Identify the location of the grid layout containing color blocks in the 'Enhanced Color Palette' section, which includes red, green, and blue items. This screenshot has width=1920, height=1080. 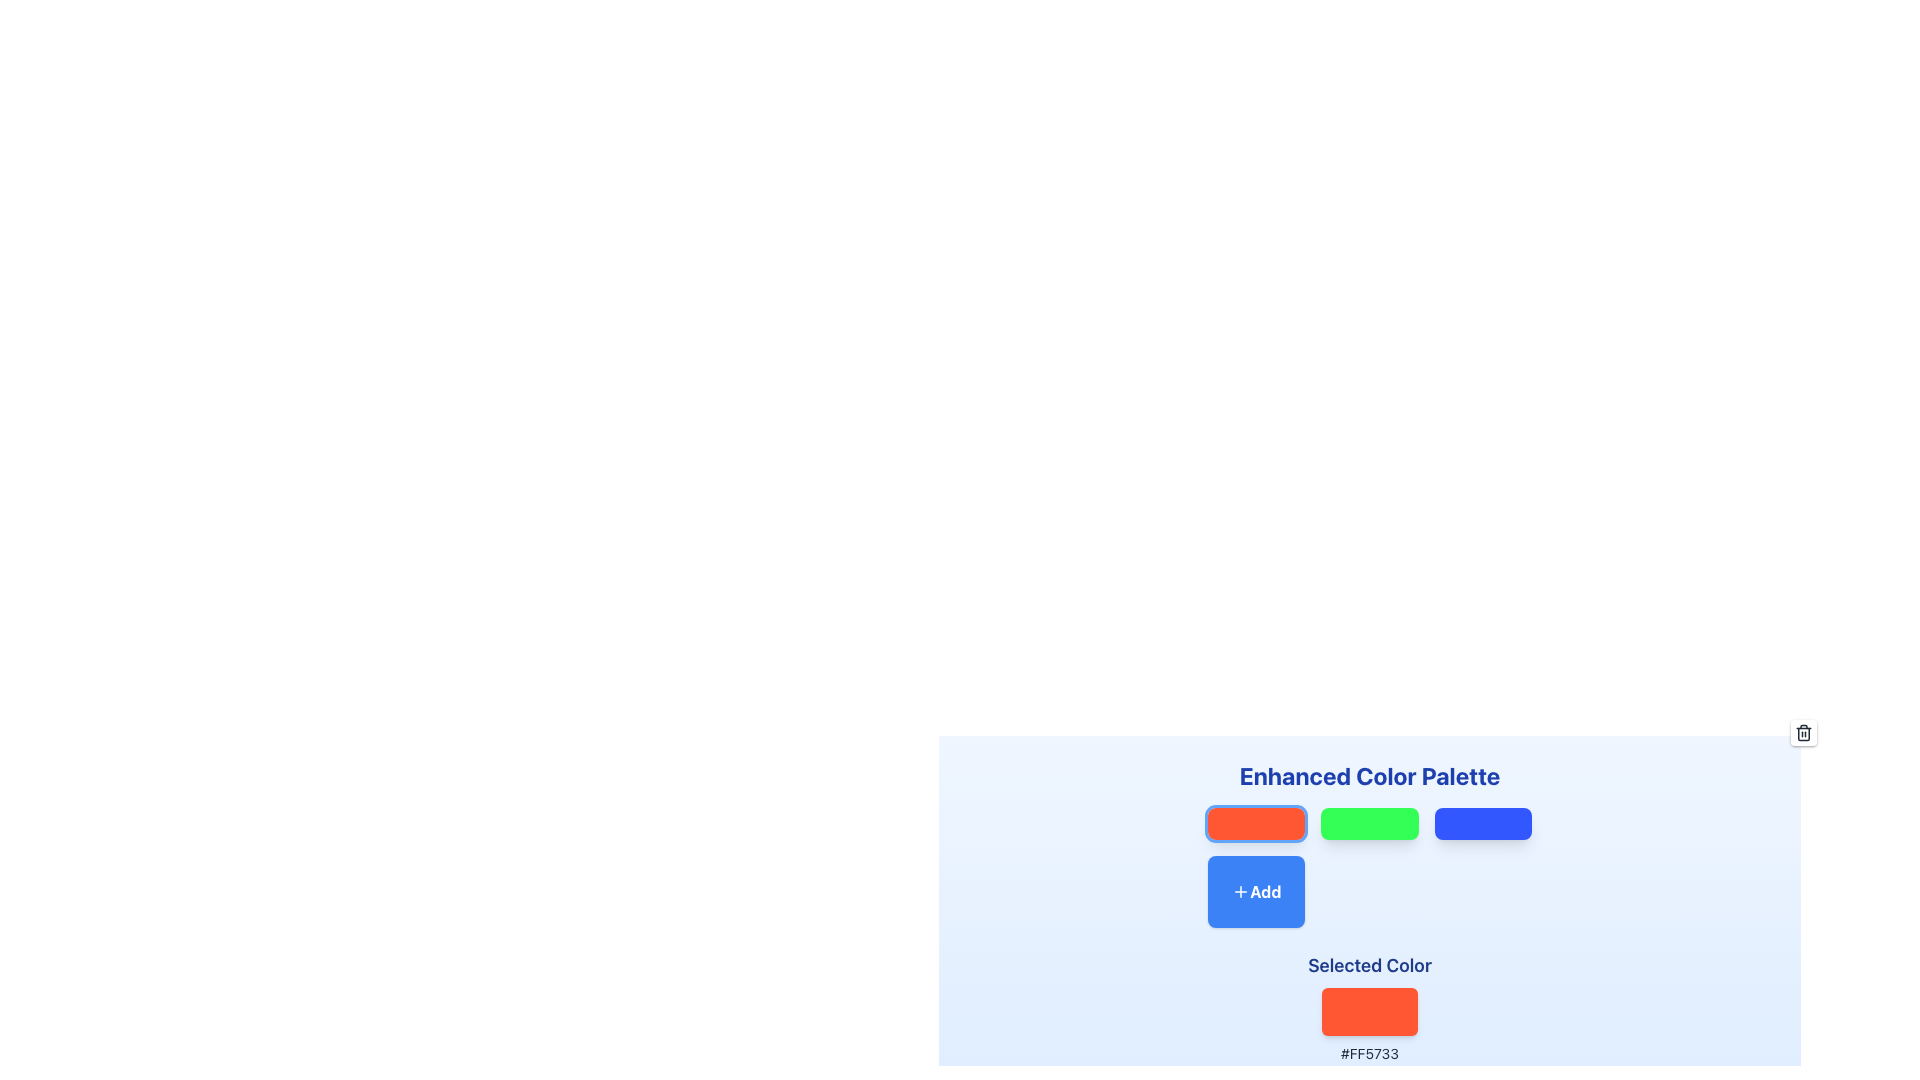
(1368, 866).